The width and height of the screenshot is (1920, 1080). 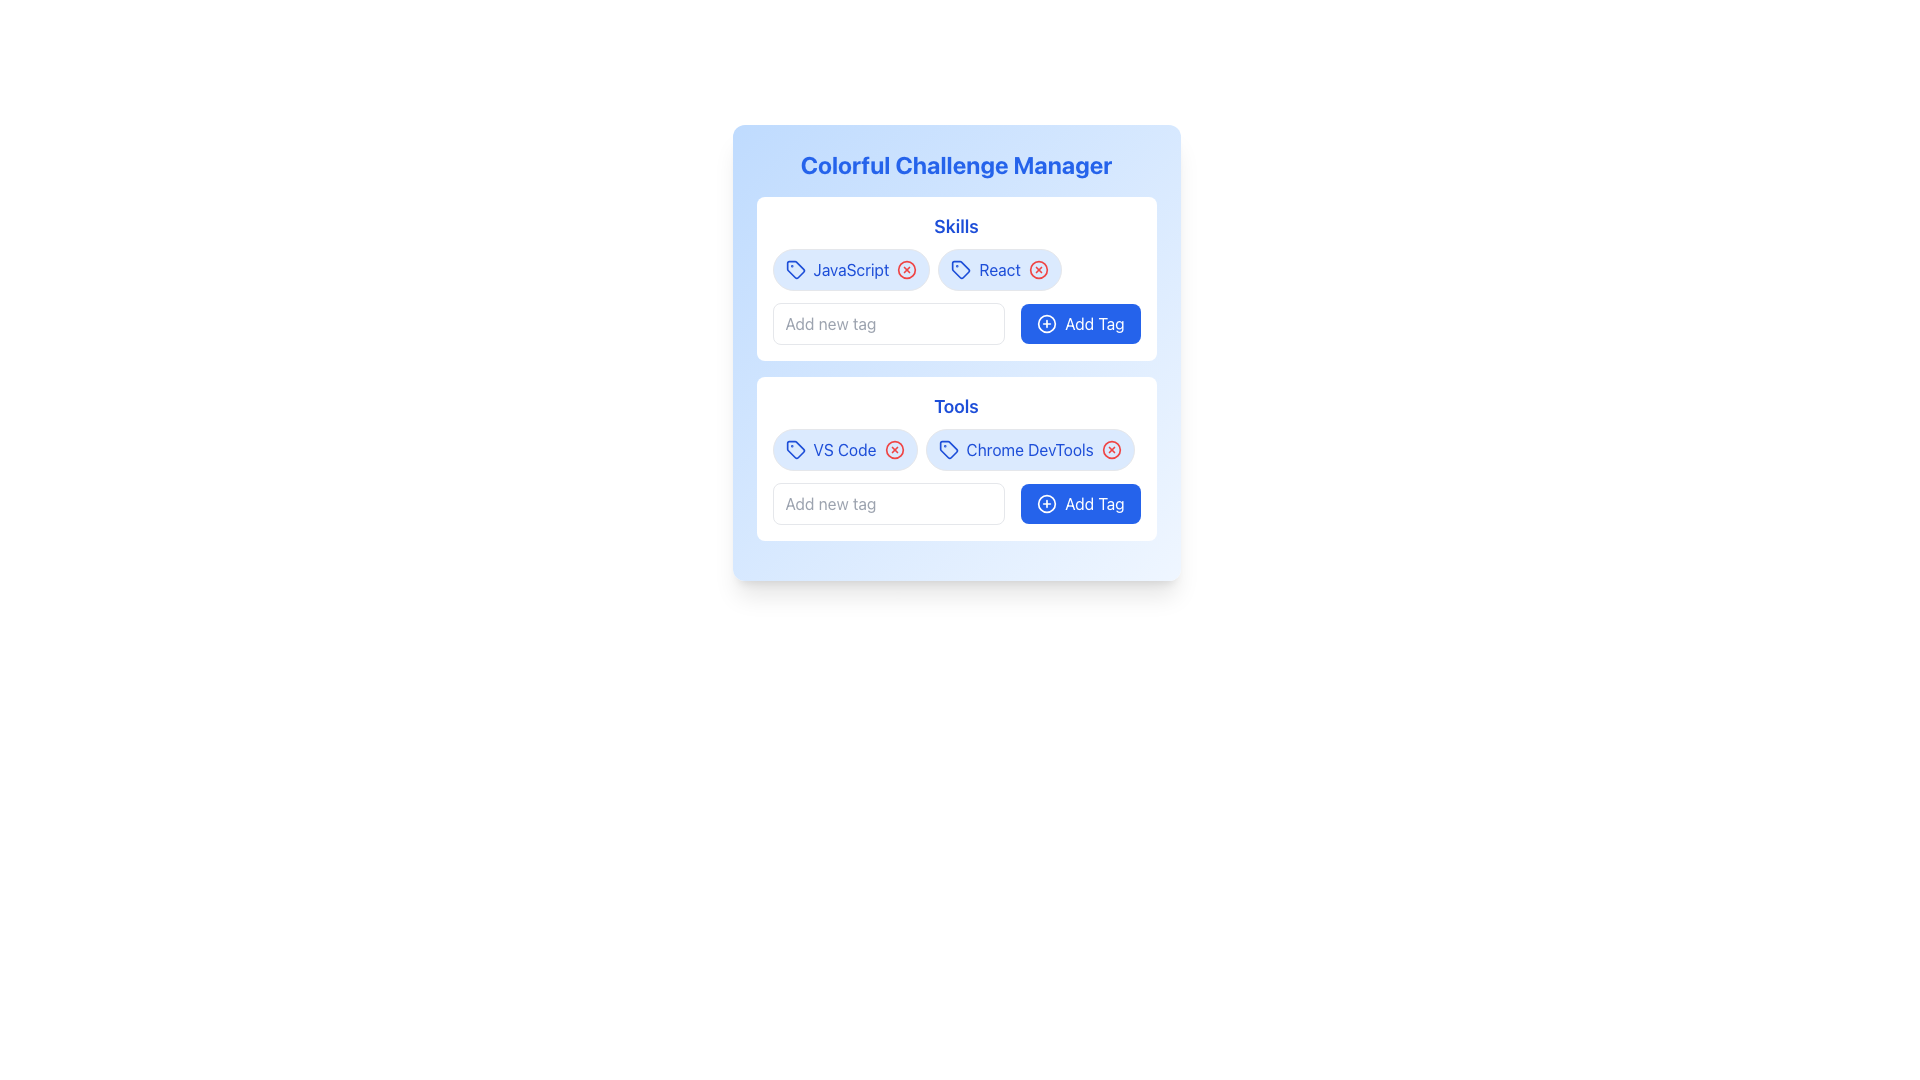 What do you see at coordinates (1039, 270) in the screenshot?
I see `the circular graphical icon located to the right of the 'React' label in the 'Skills' section of the interface` at bounding box center [1039, 270].